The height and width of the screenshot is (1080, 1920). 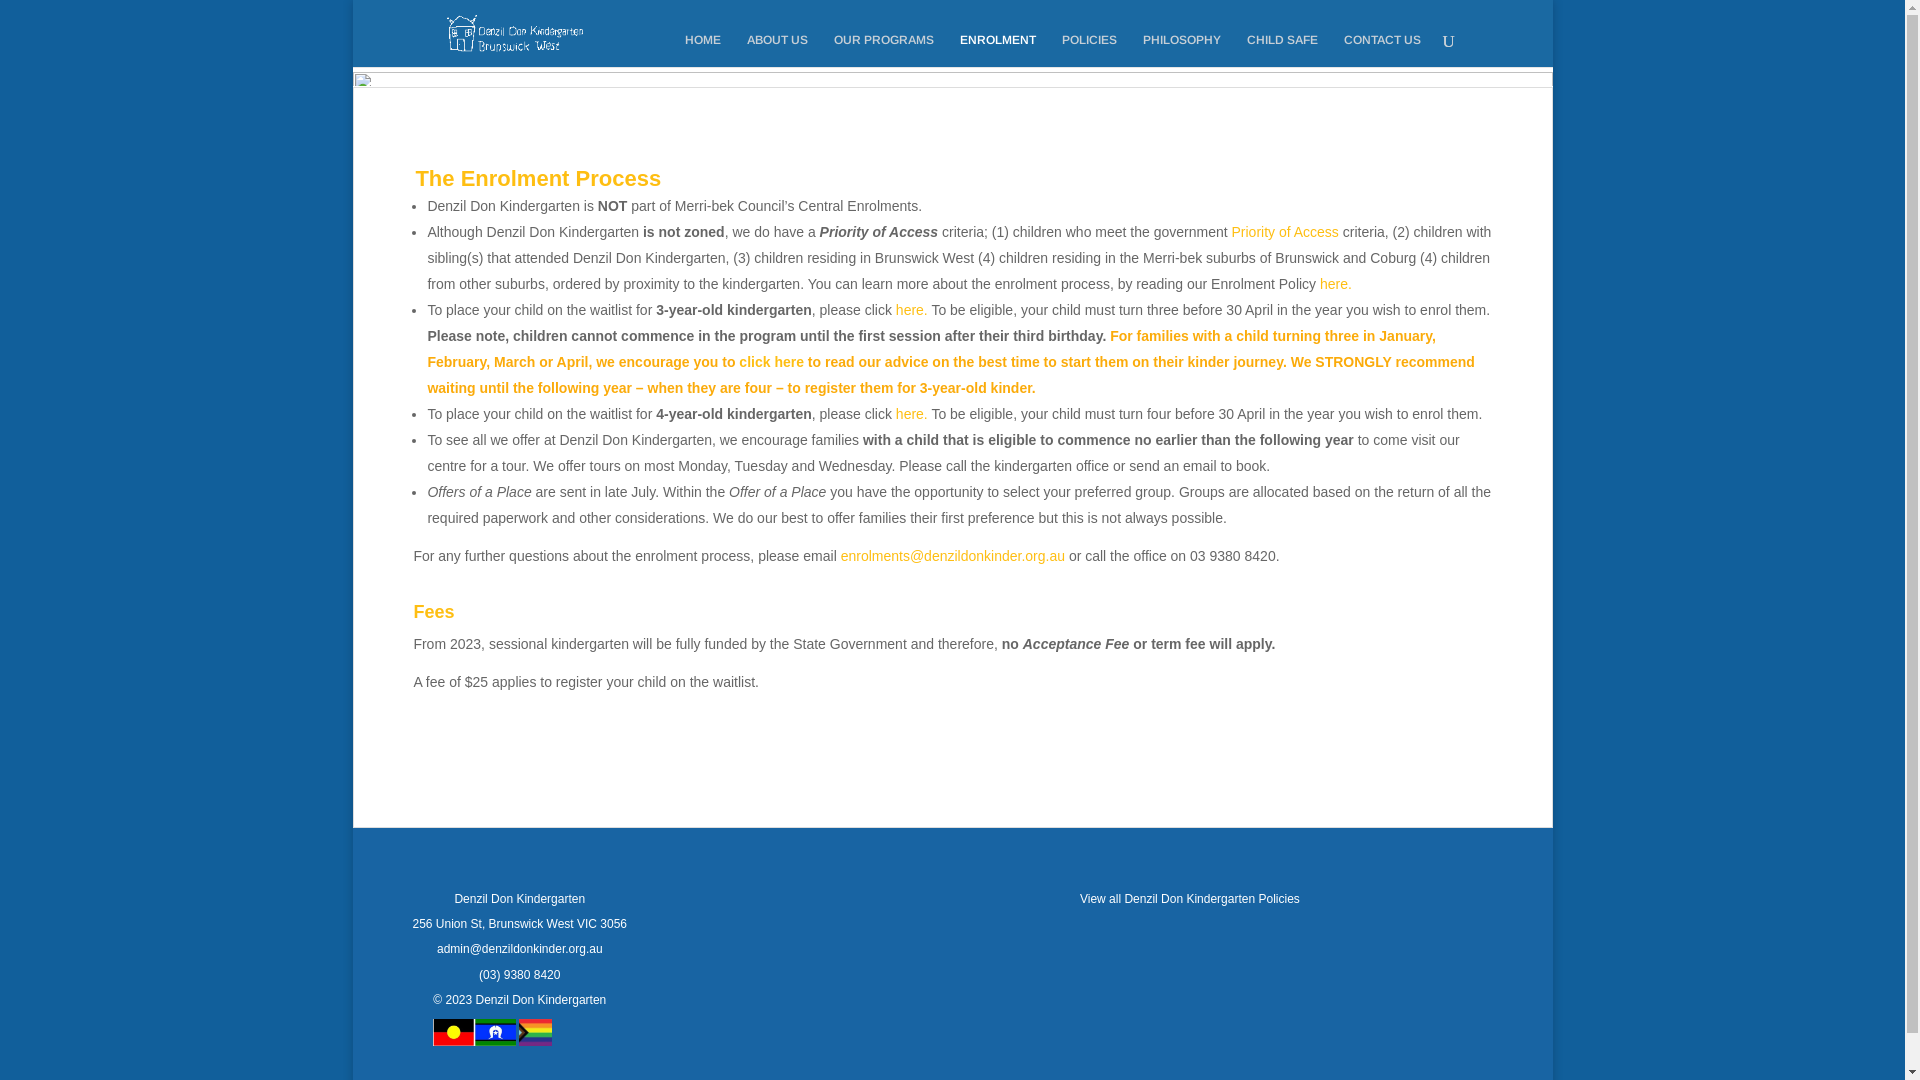 What do you see at coordinates (1285, 230) in the screenshot?
I see `'Priority of Access'` at bounding box center [1285, 230].